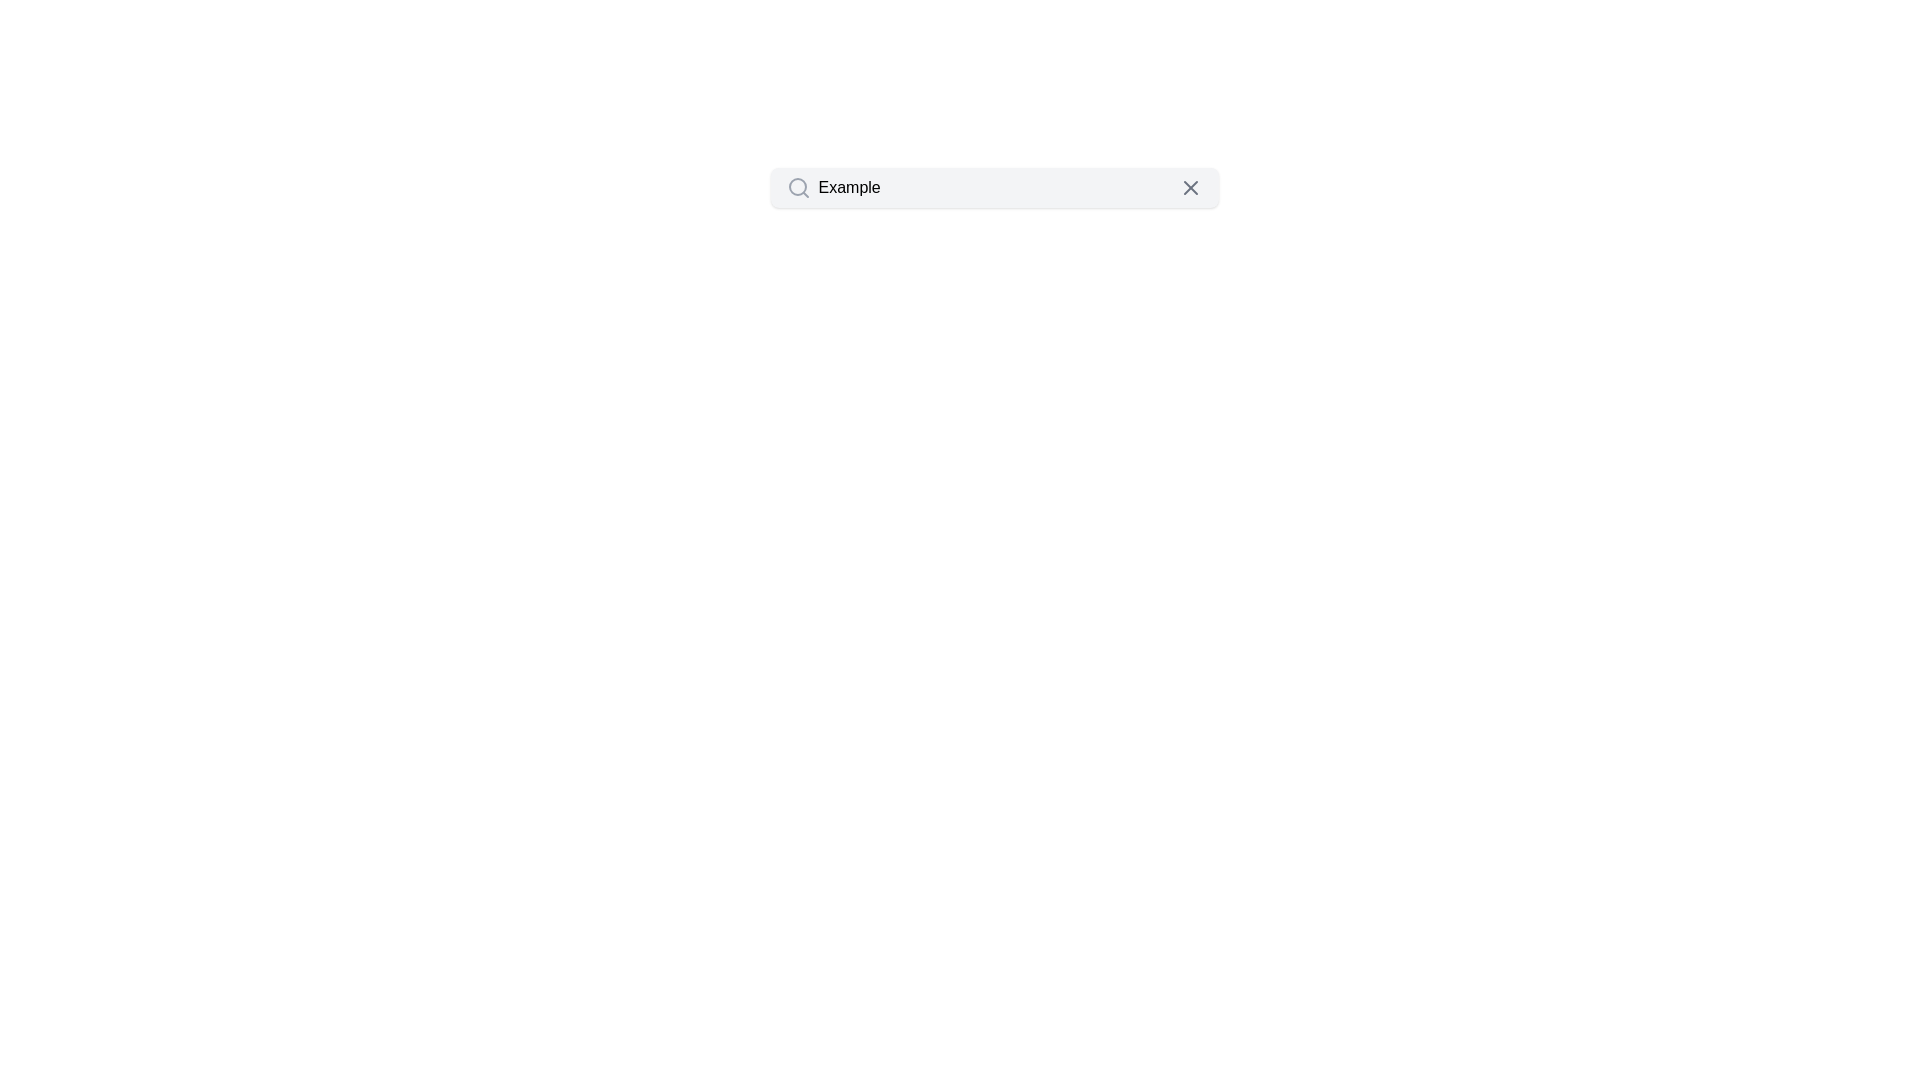  Describe the element at coordinates (1190, 188) in the screenshot. I see `the clear icon located at the rightmost edge of the search input field, represented by the class 'lucide lucide-x'` at that location.